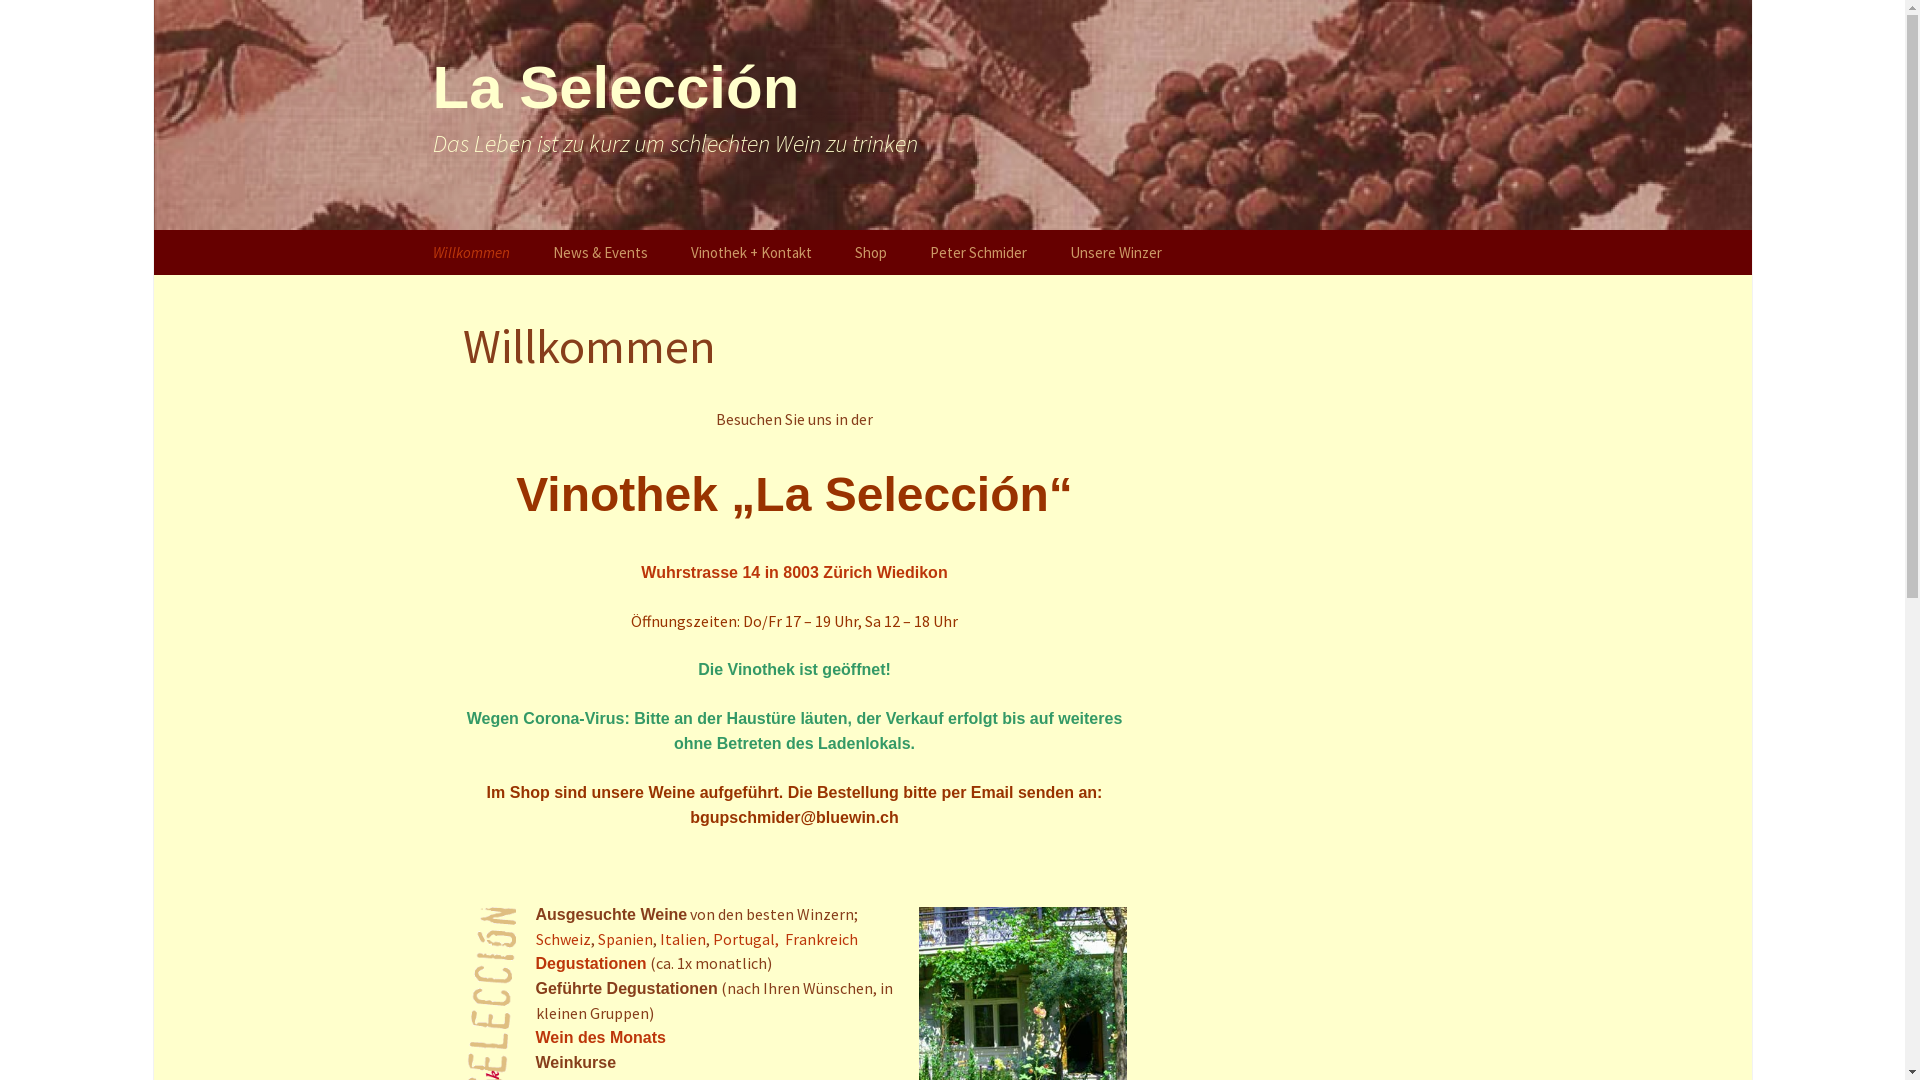 The width and height of the screenshot is (1920, 1080). I want to click on 'Degustationen', so click(590, 962).